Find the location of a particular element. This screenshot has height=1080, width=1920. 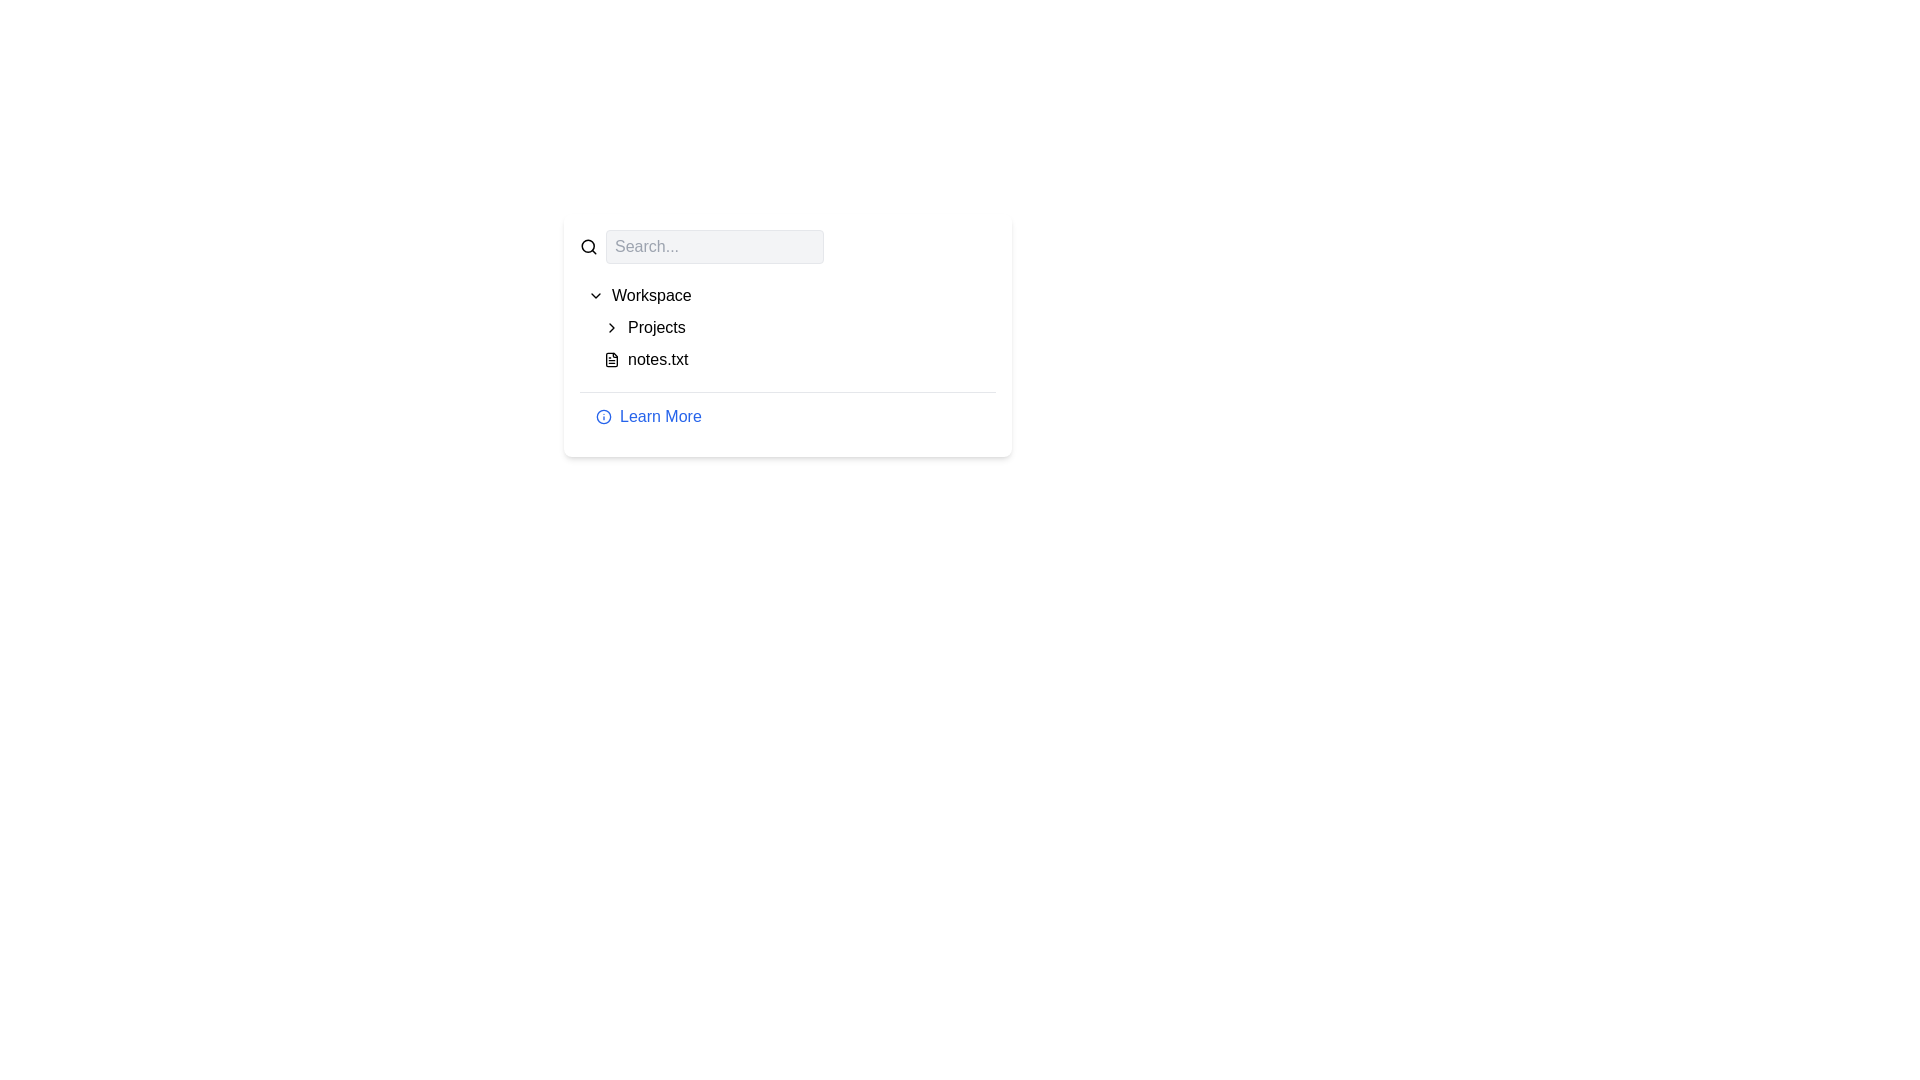

the 'Projects' text label is located at coordinates (656, 326).